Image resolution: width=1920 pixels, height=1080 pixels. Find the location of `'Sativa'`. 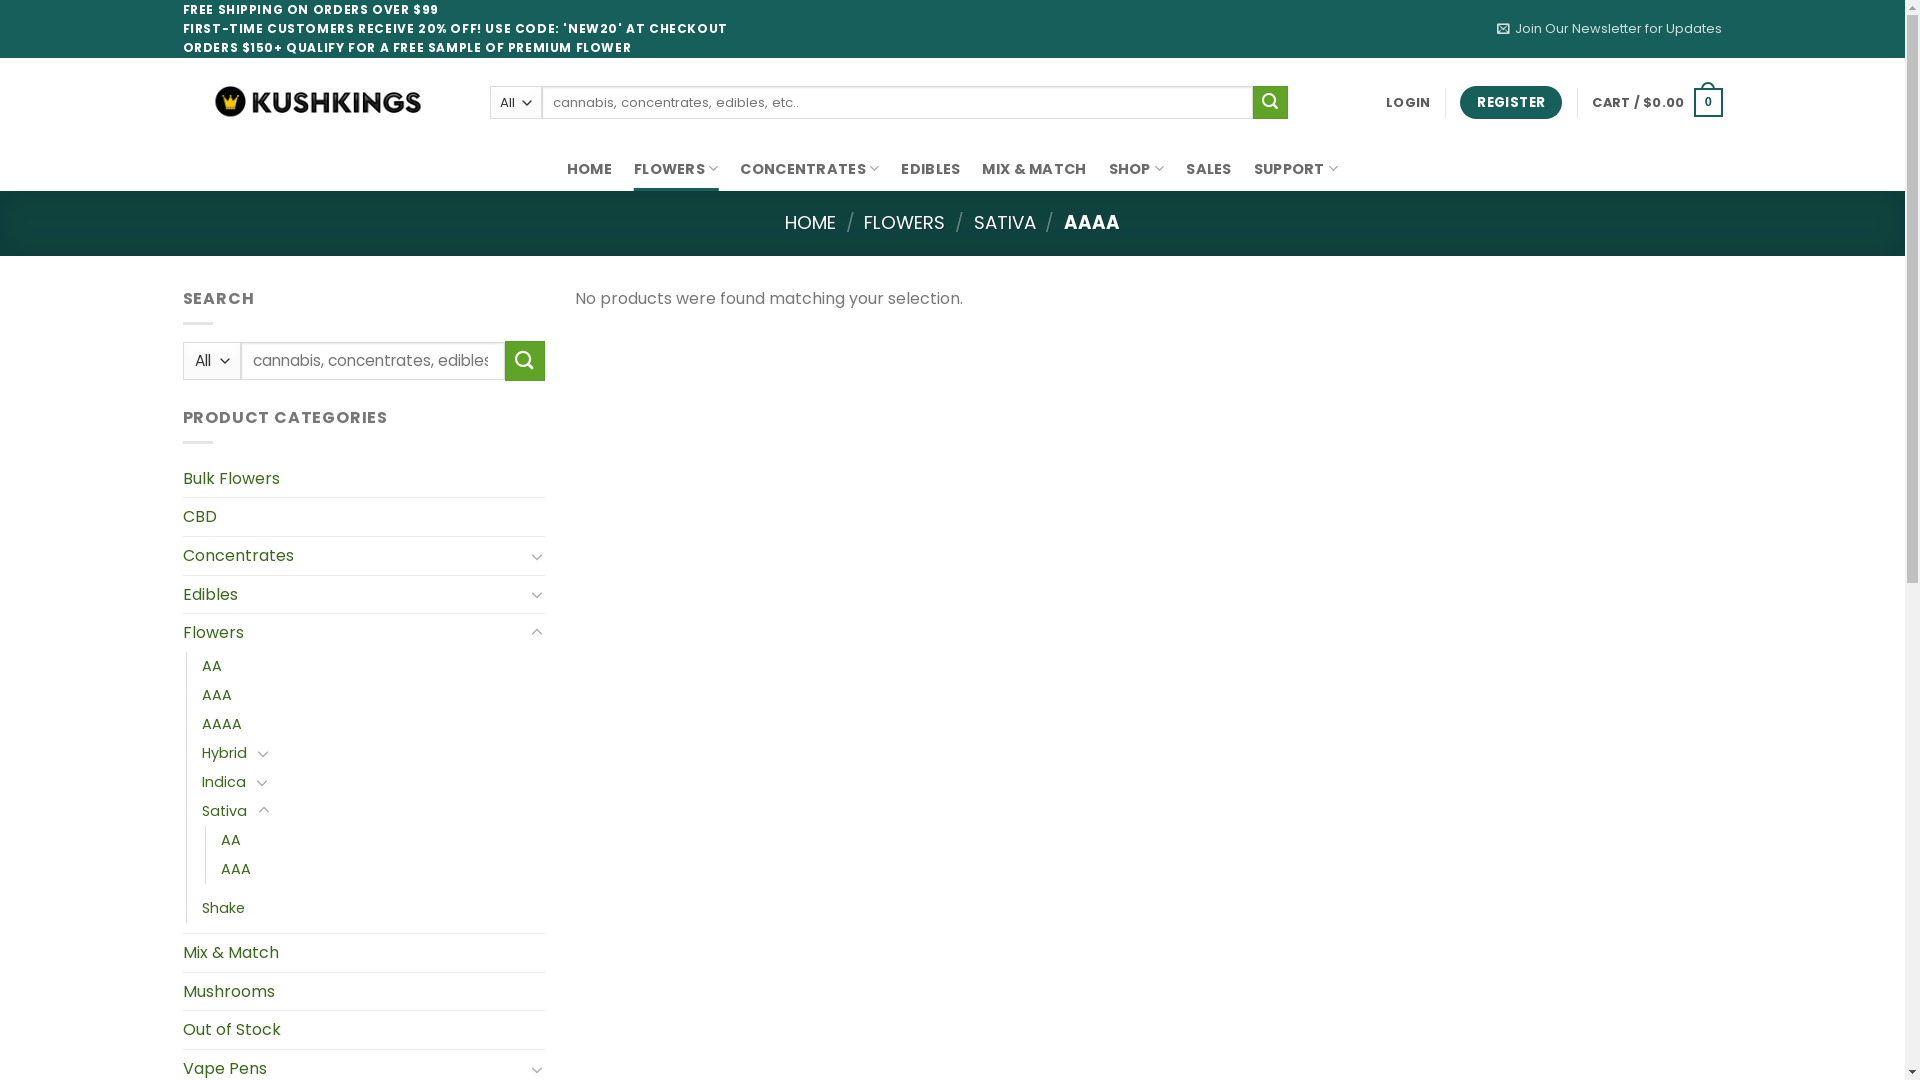

'Sativa' is located at coordinates (224, 811).